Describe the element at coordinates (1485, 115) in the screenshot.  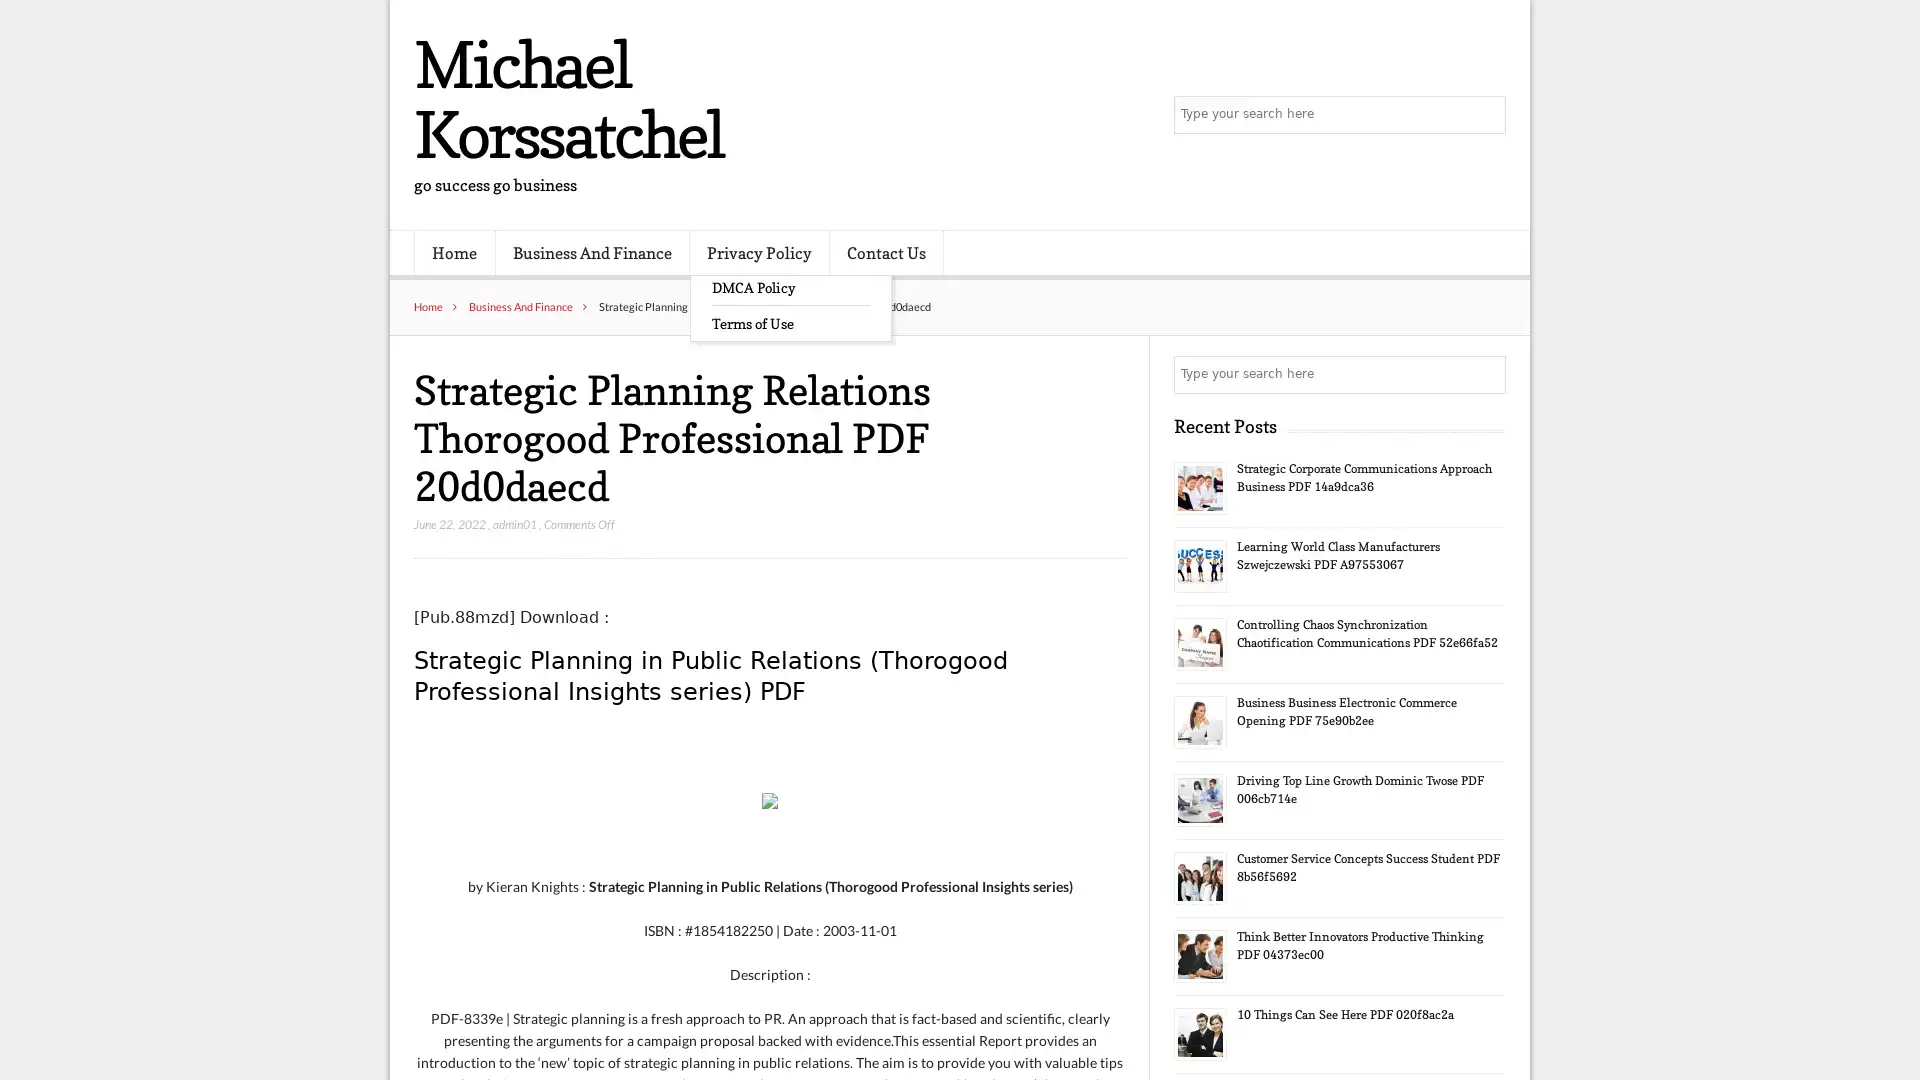
I see `Search` at that location.